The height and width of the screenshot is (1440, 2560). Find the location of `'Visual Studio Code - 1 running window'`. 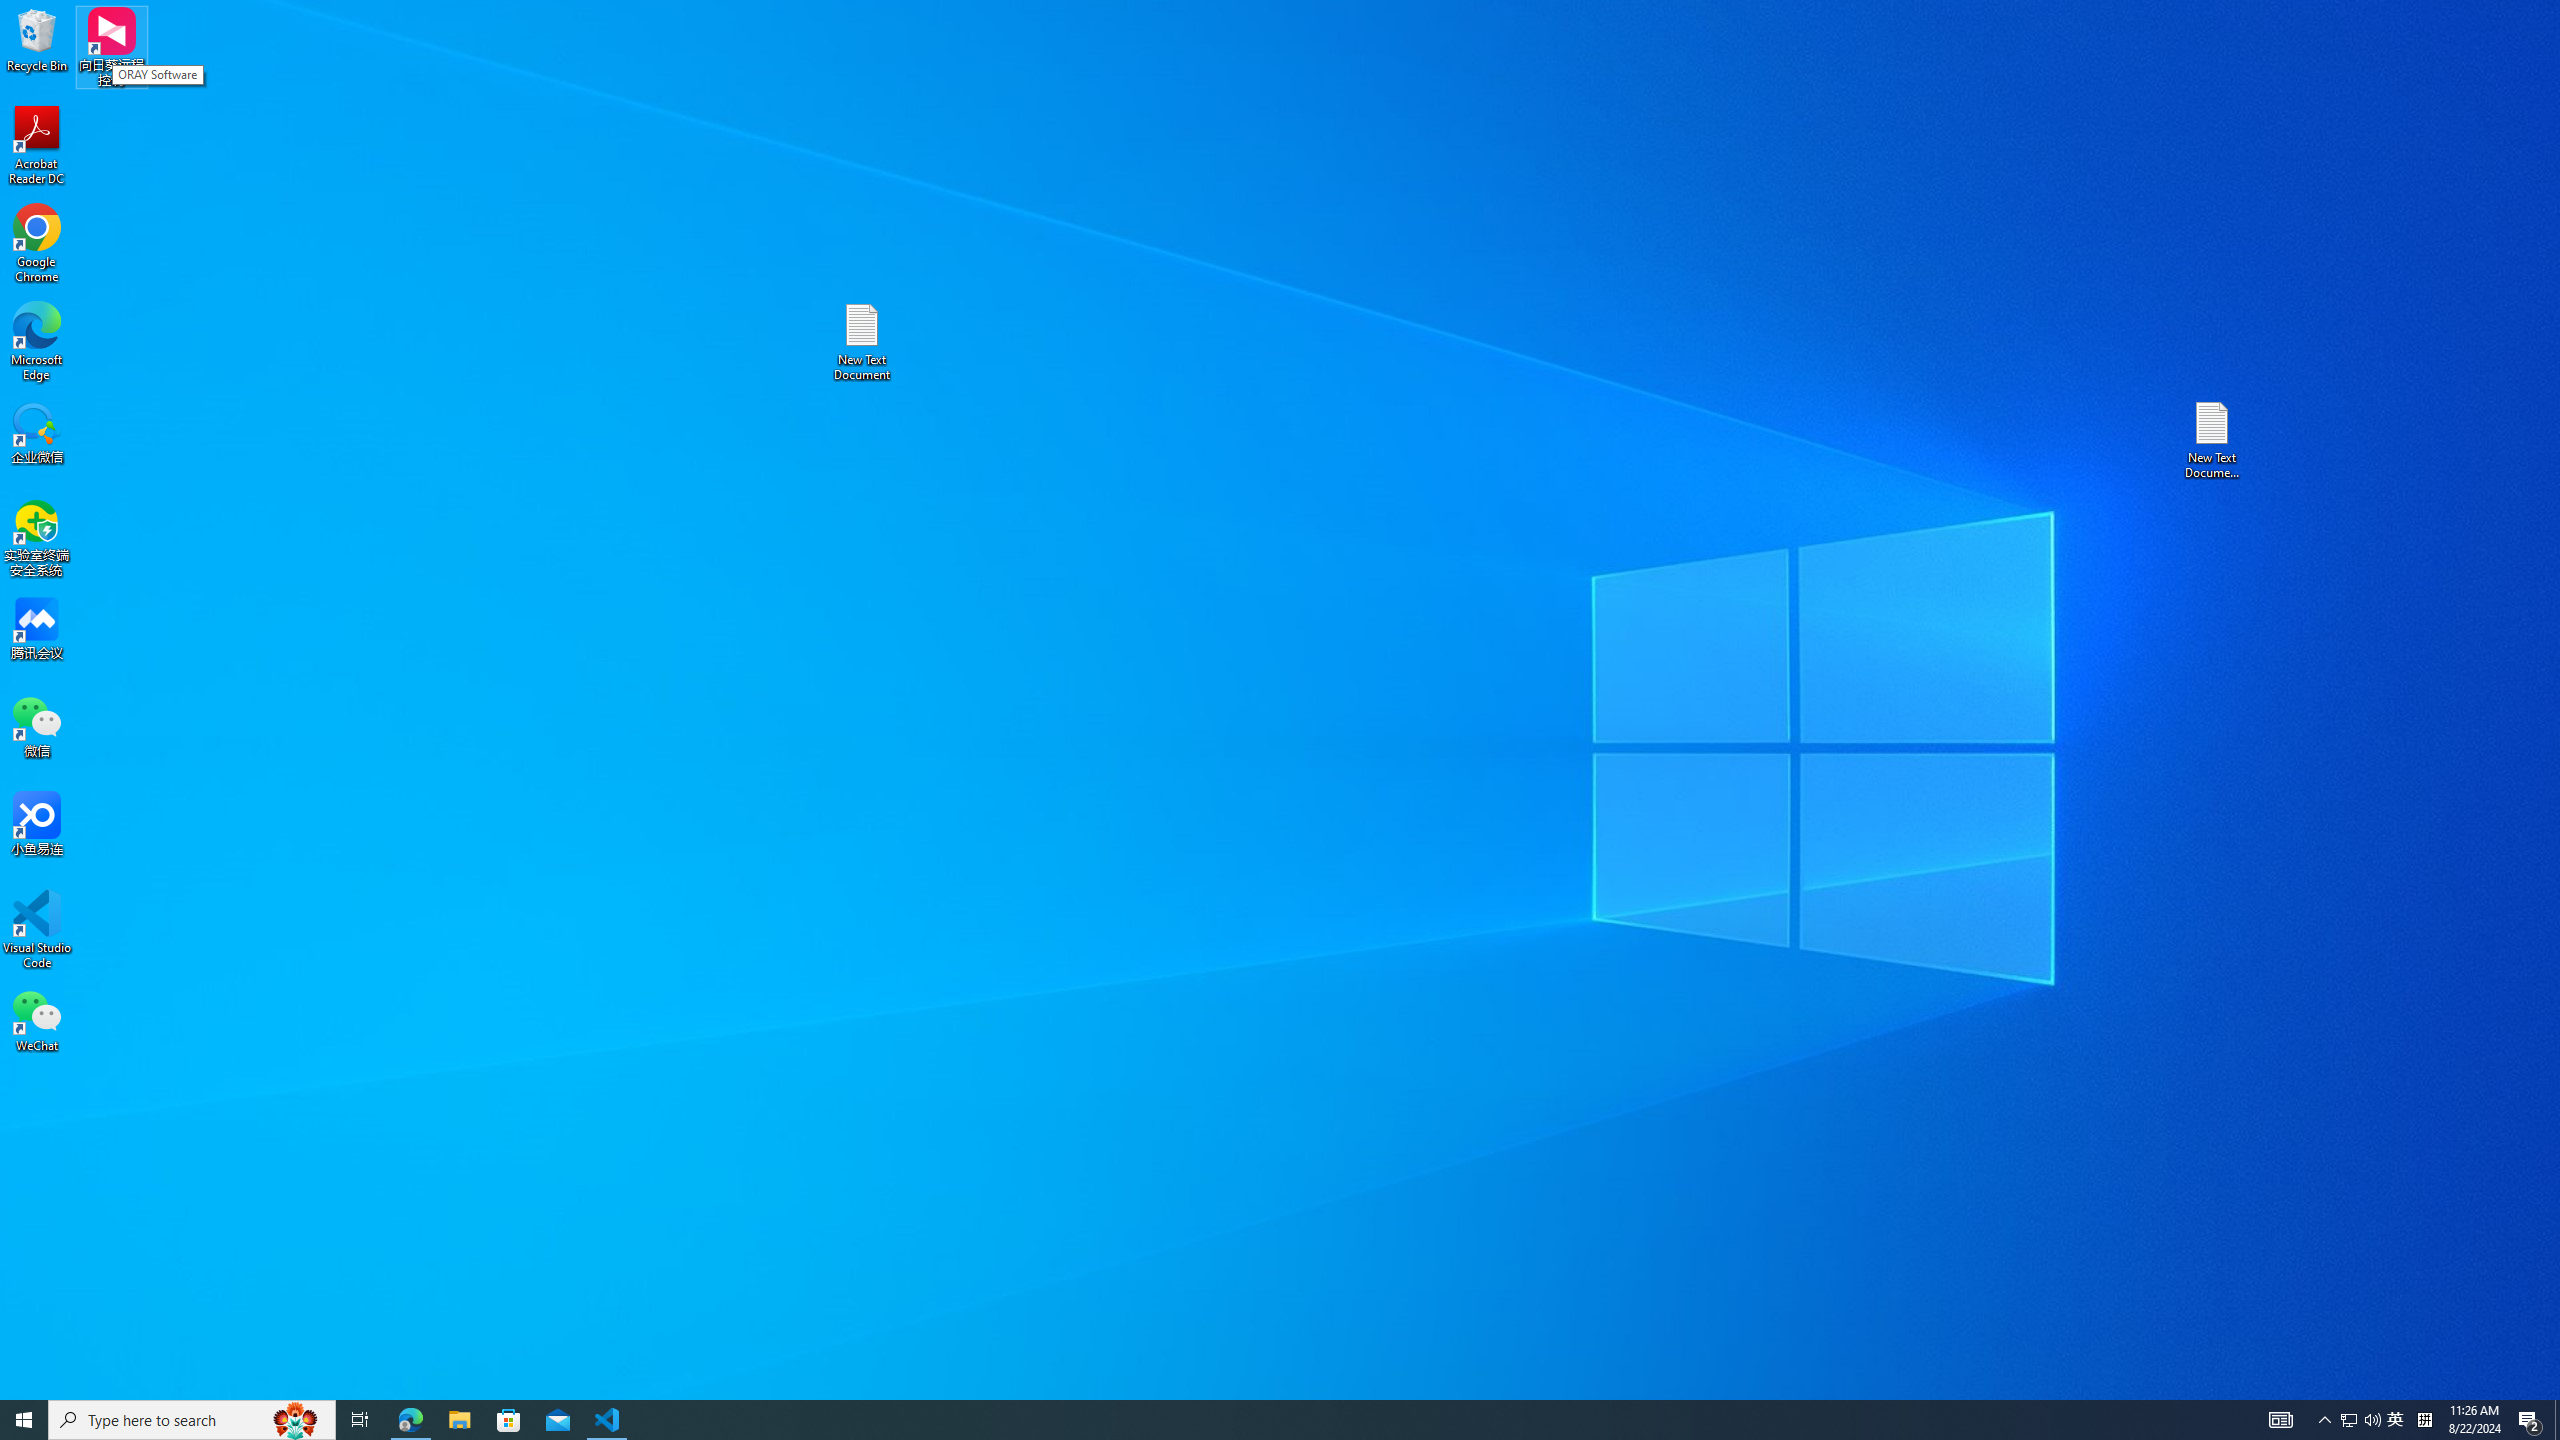

'Visual Studio Code - 1 running window' is located at coordinates (607, 1418).